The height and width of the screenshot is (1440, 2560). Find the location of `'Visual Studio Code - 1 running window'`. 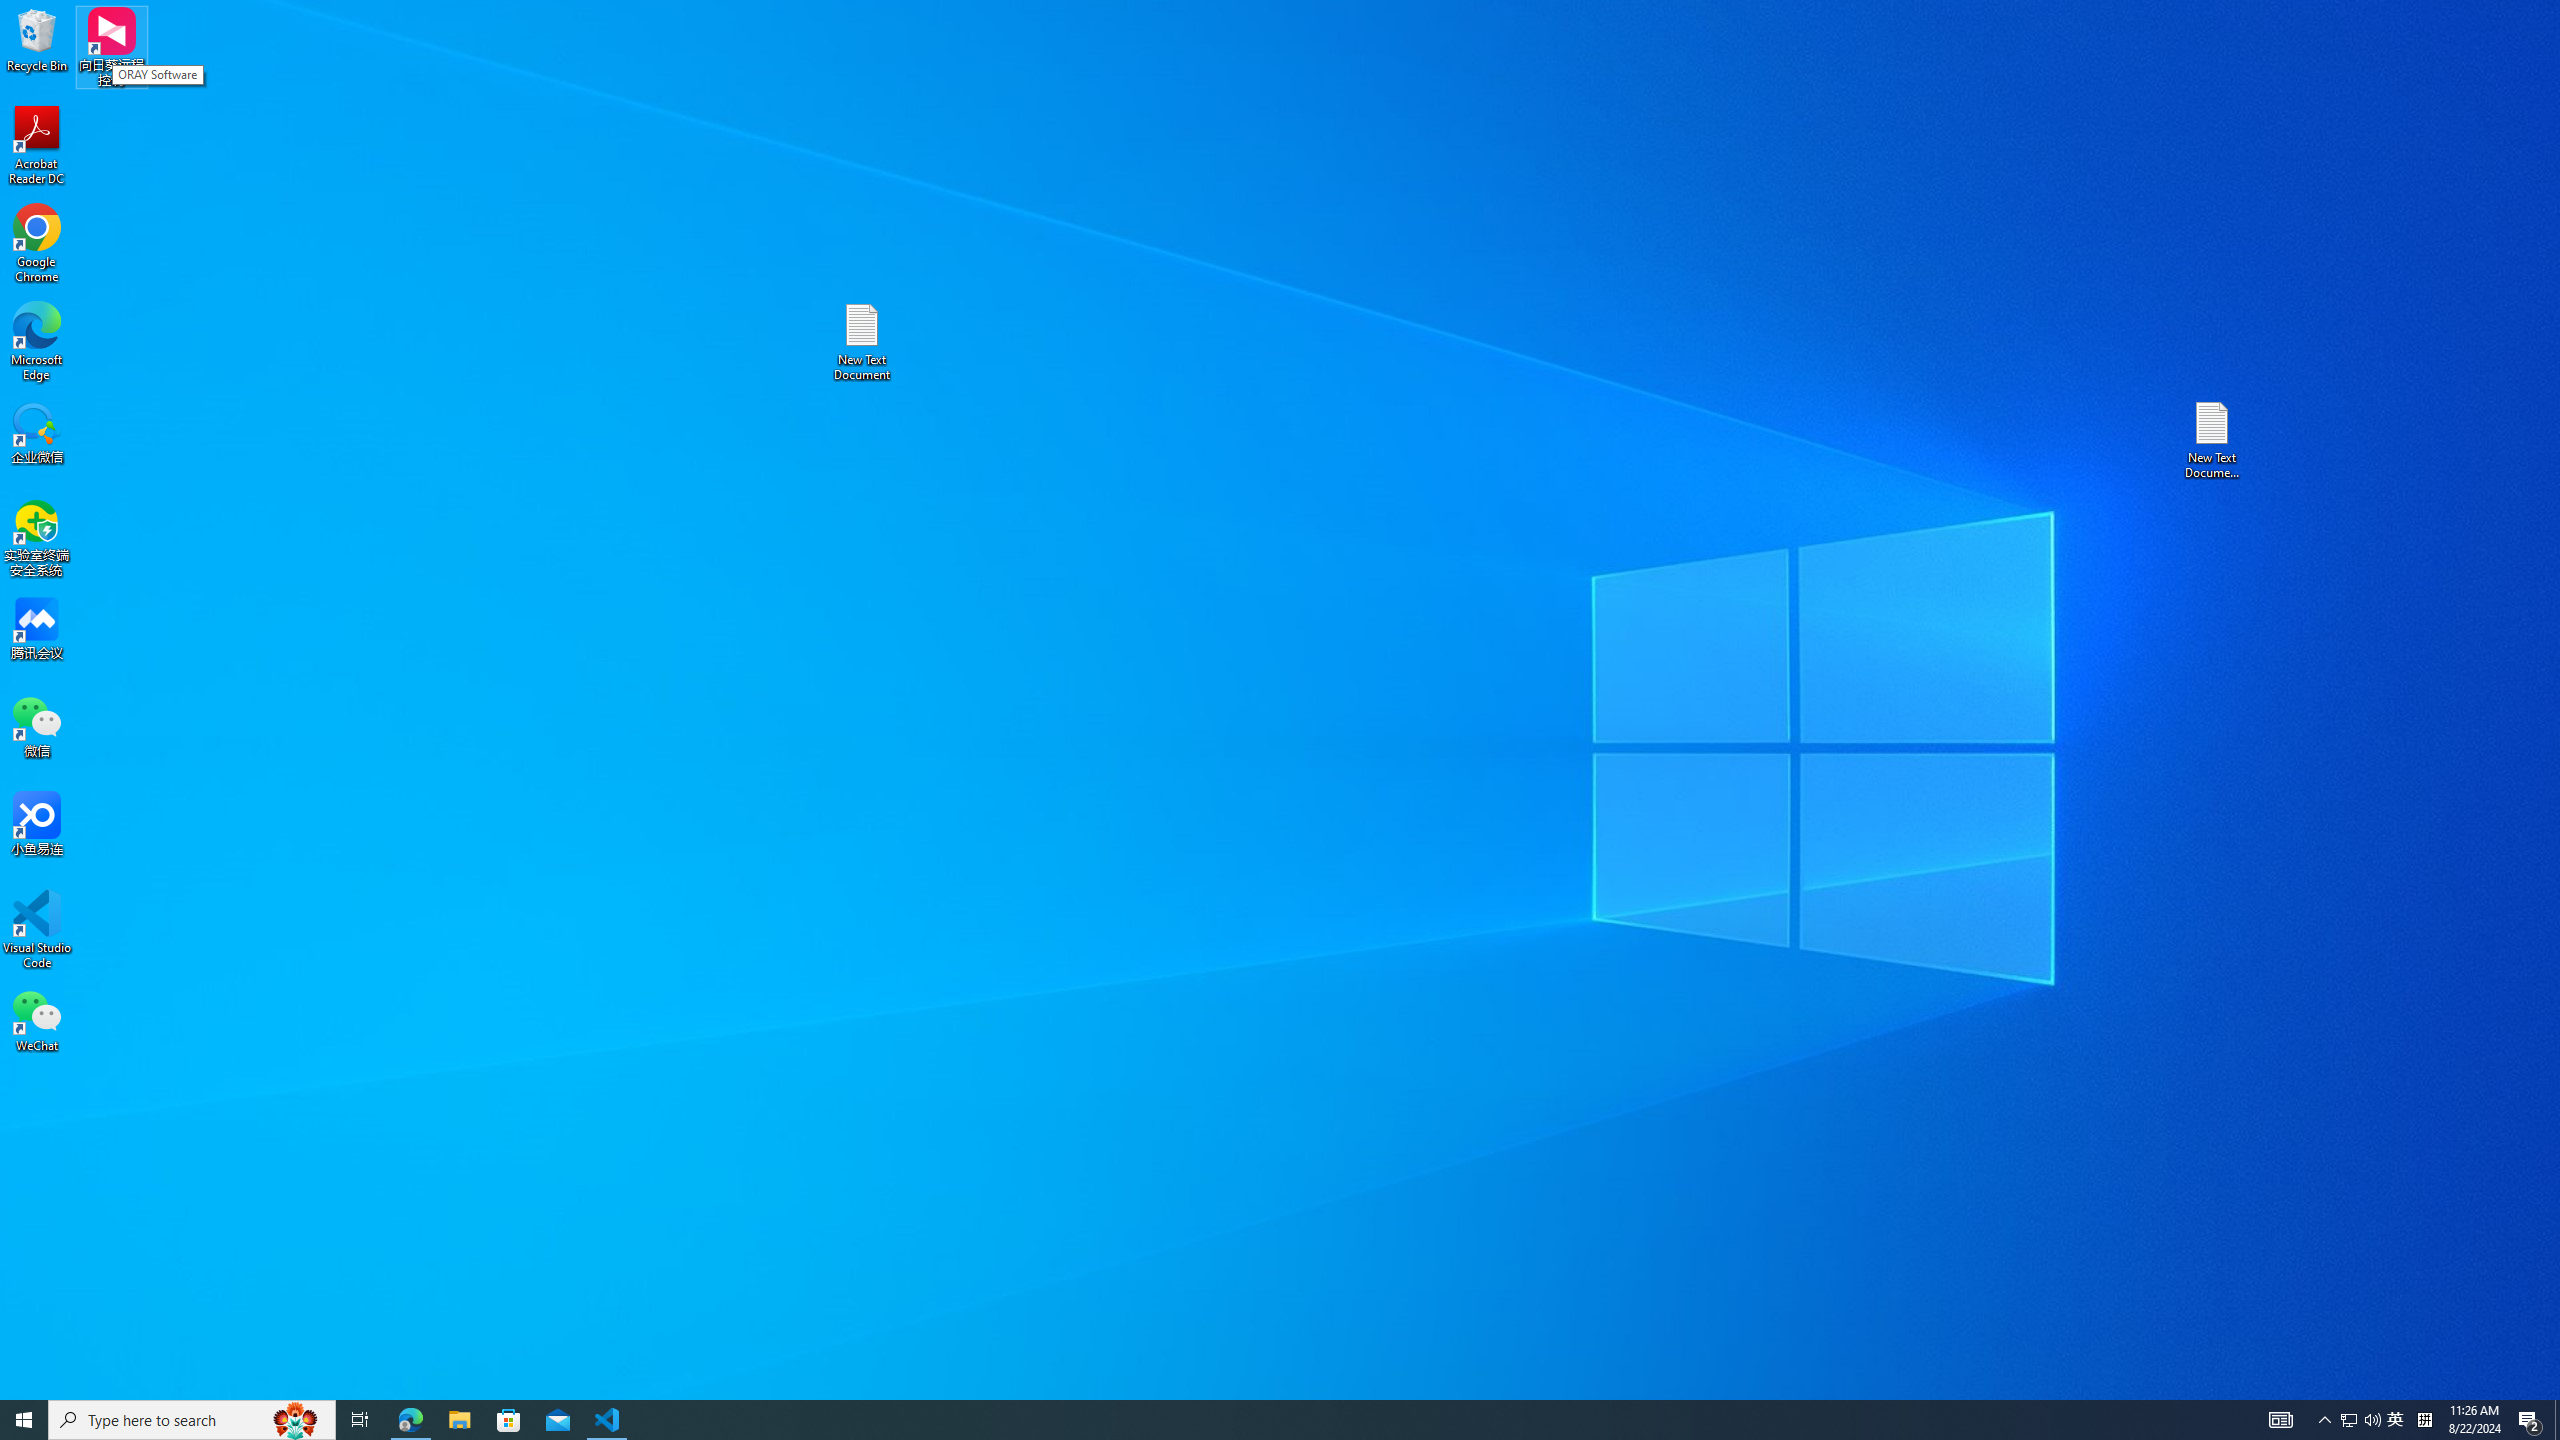

'Visual Studio Code - 1 running window' is located at coordinates (607, 1418).